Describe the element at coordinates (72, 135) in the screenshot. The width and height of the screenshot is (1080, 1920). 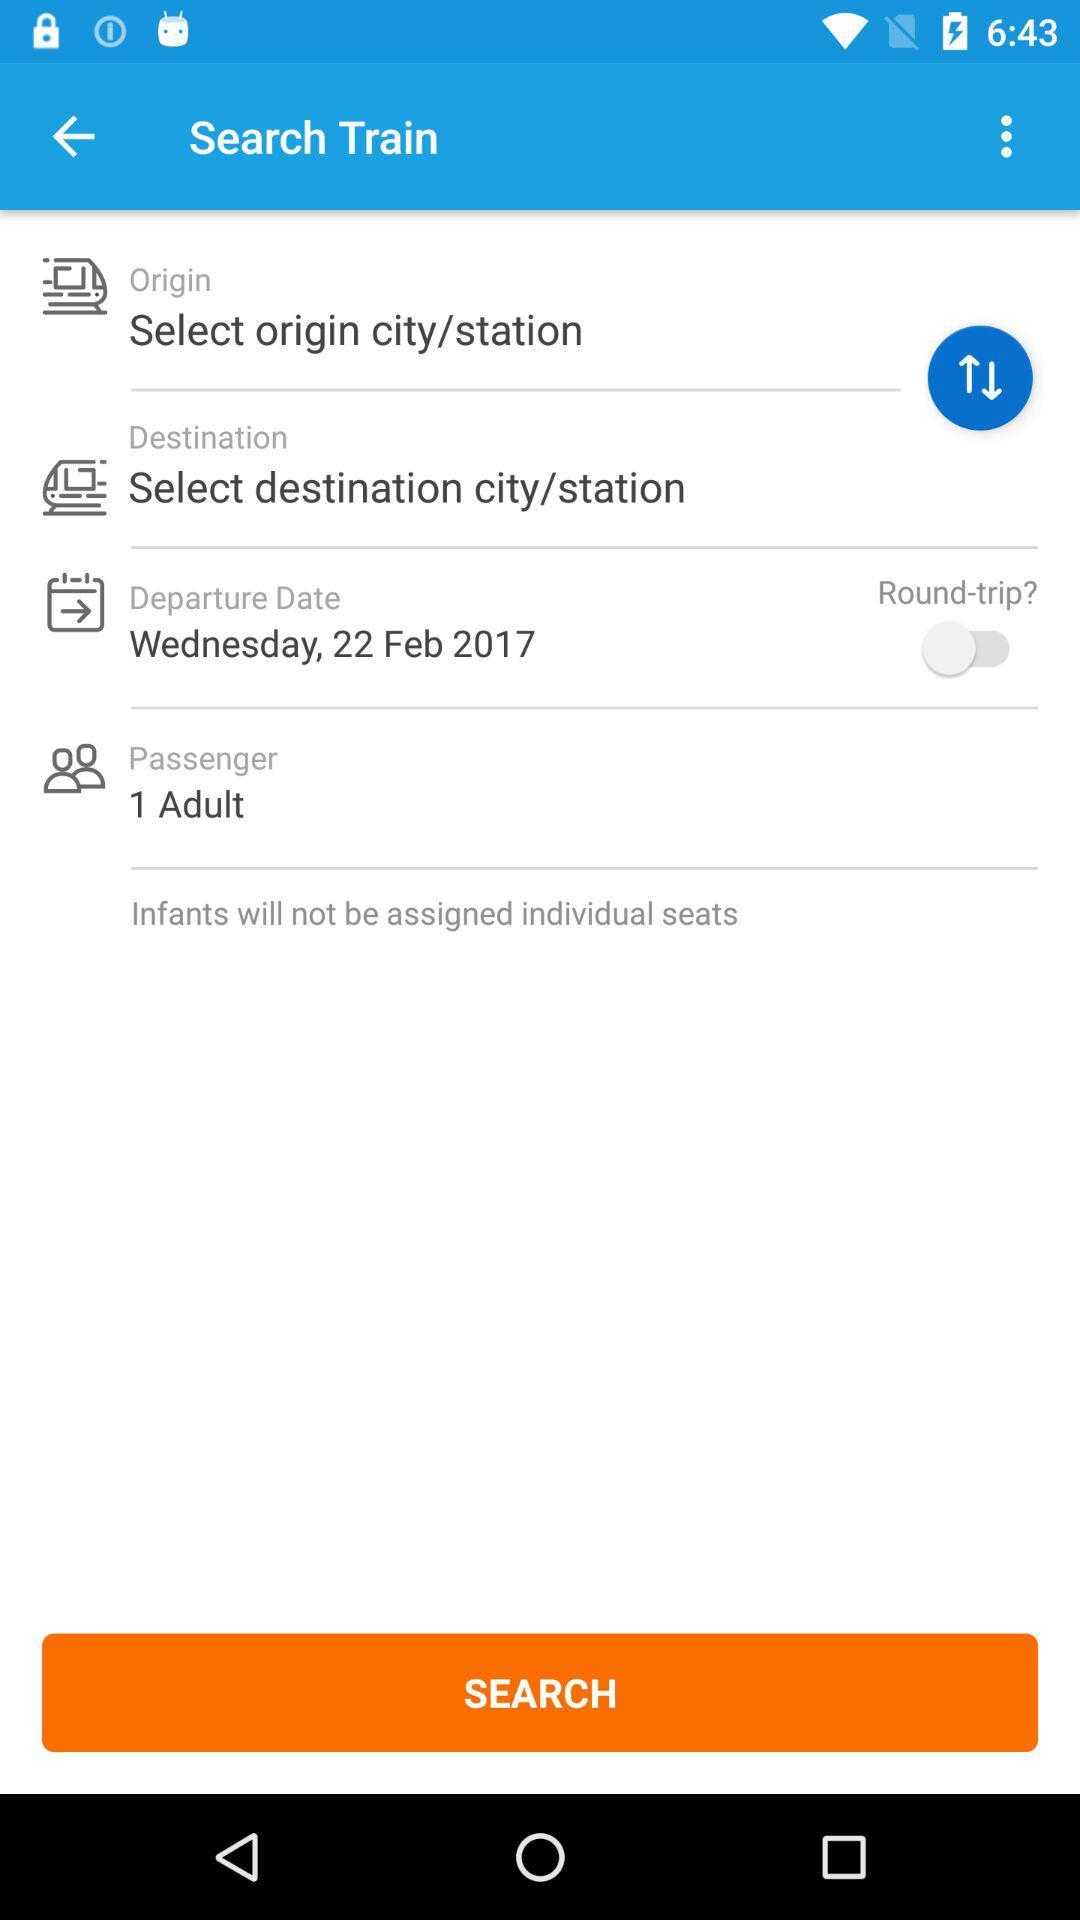
I see `icon next to search train icon` at that location.